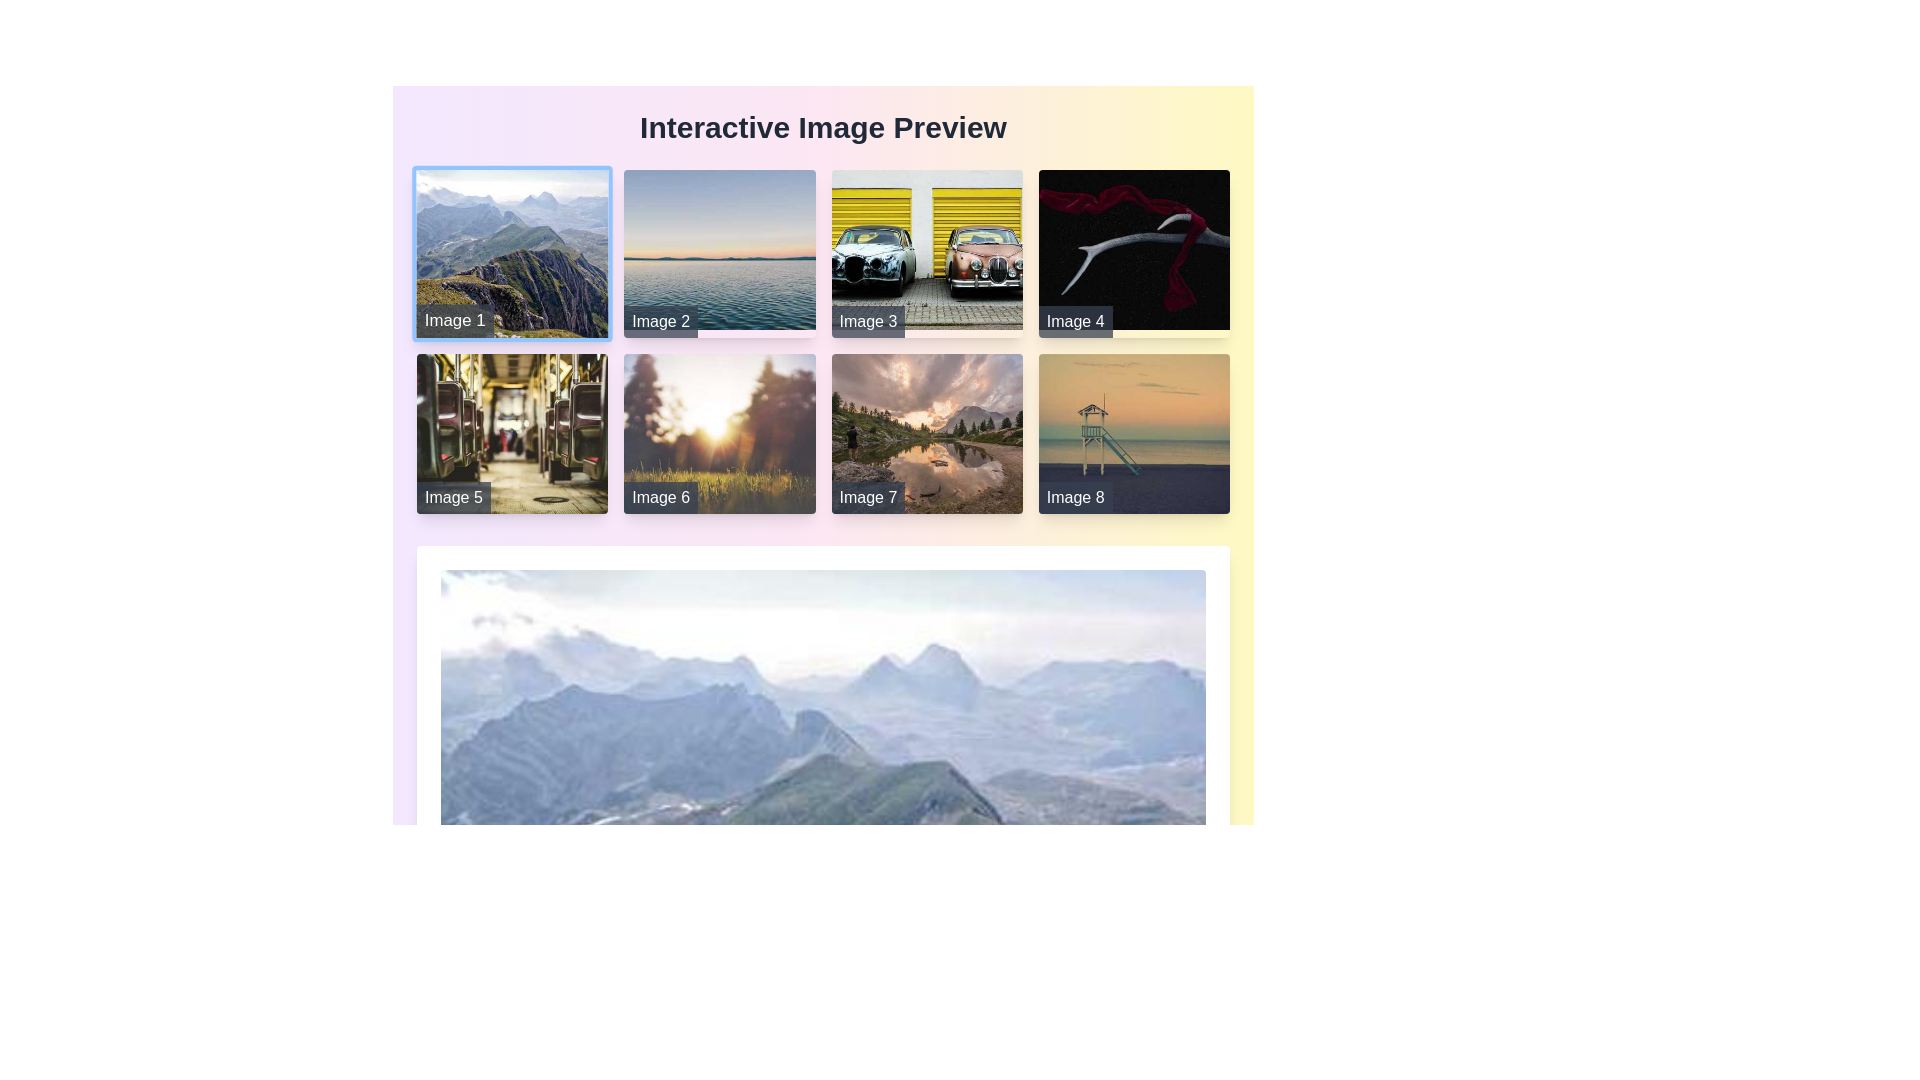 The height and width of the screenshot is (1080, 1920). What do you see at coordinates (925, 249) in the screenshot?
I see `on the central image in the top row of the gallery` at bounding box center [925, 249].